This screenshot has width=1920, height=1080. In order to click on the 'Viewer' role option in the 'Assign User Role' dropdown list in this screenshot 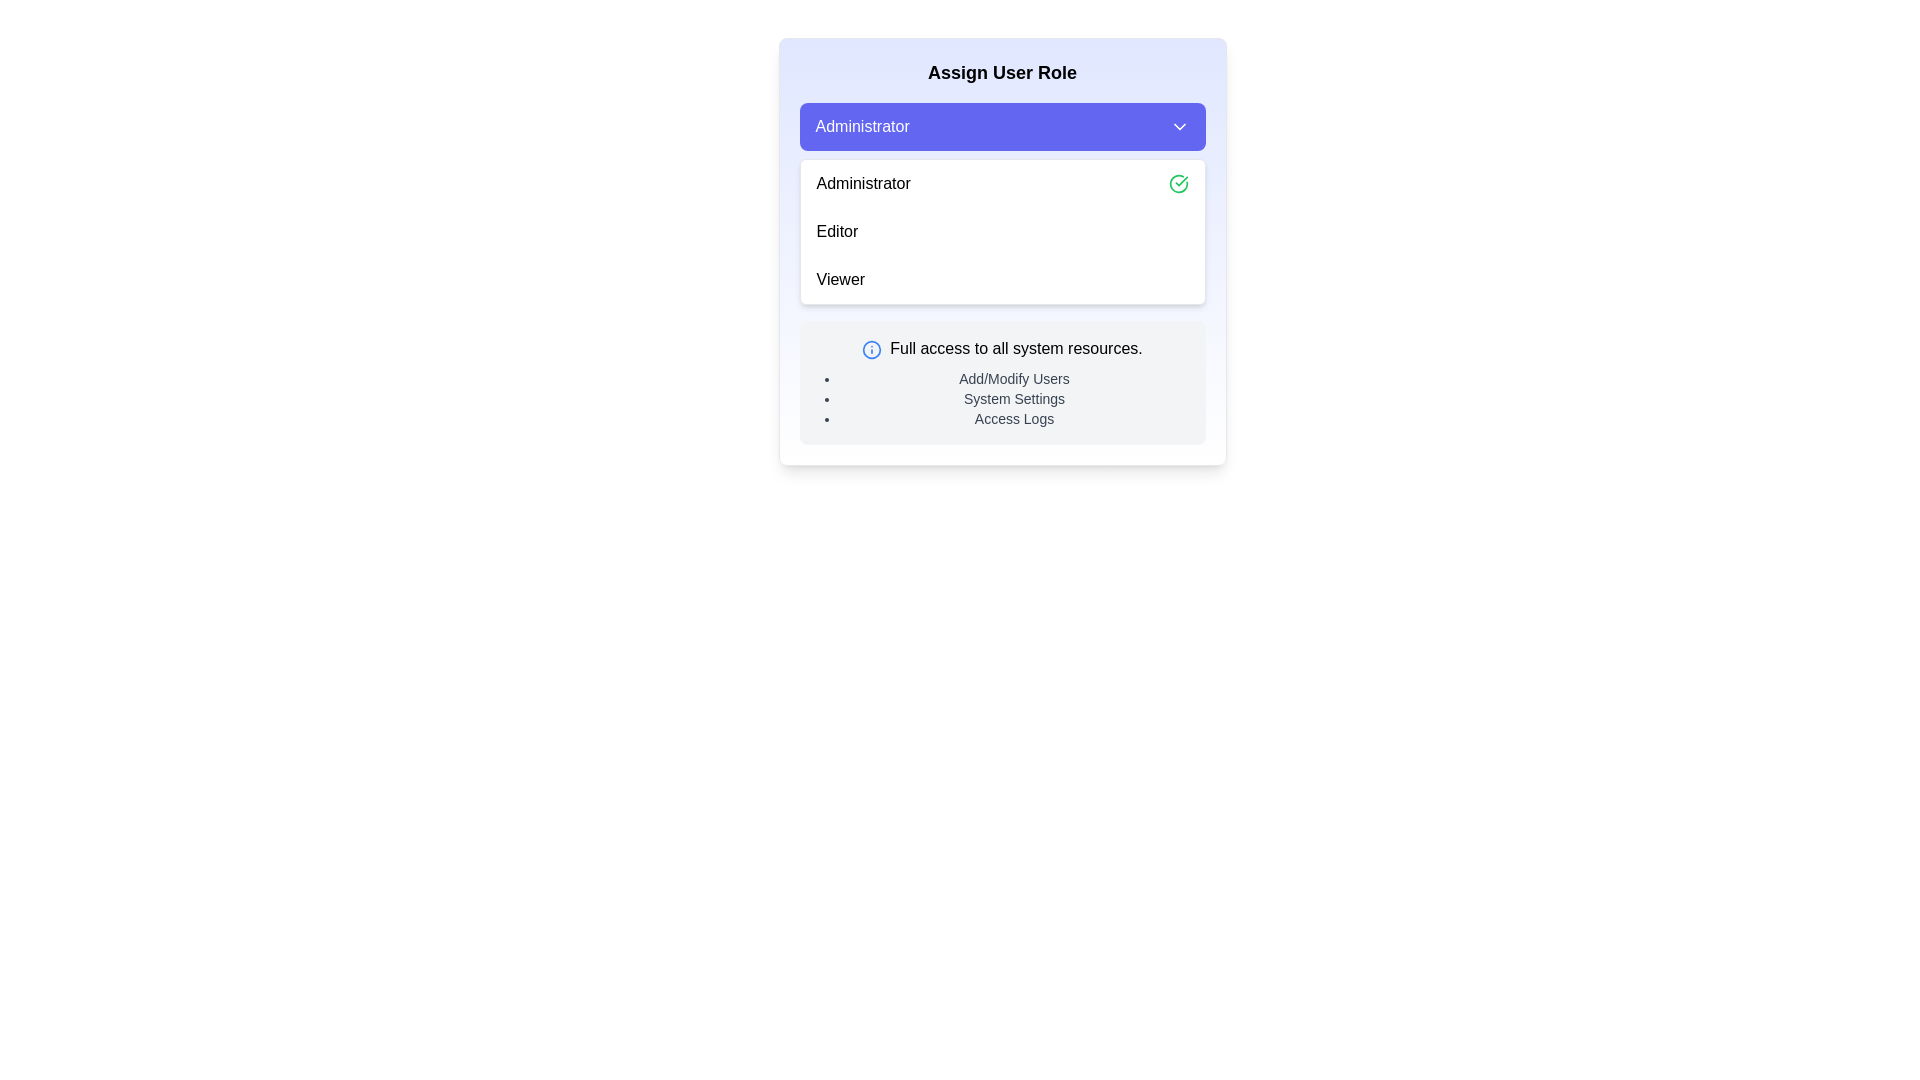, I will do `click(1002, 280)`.